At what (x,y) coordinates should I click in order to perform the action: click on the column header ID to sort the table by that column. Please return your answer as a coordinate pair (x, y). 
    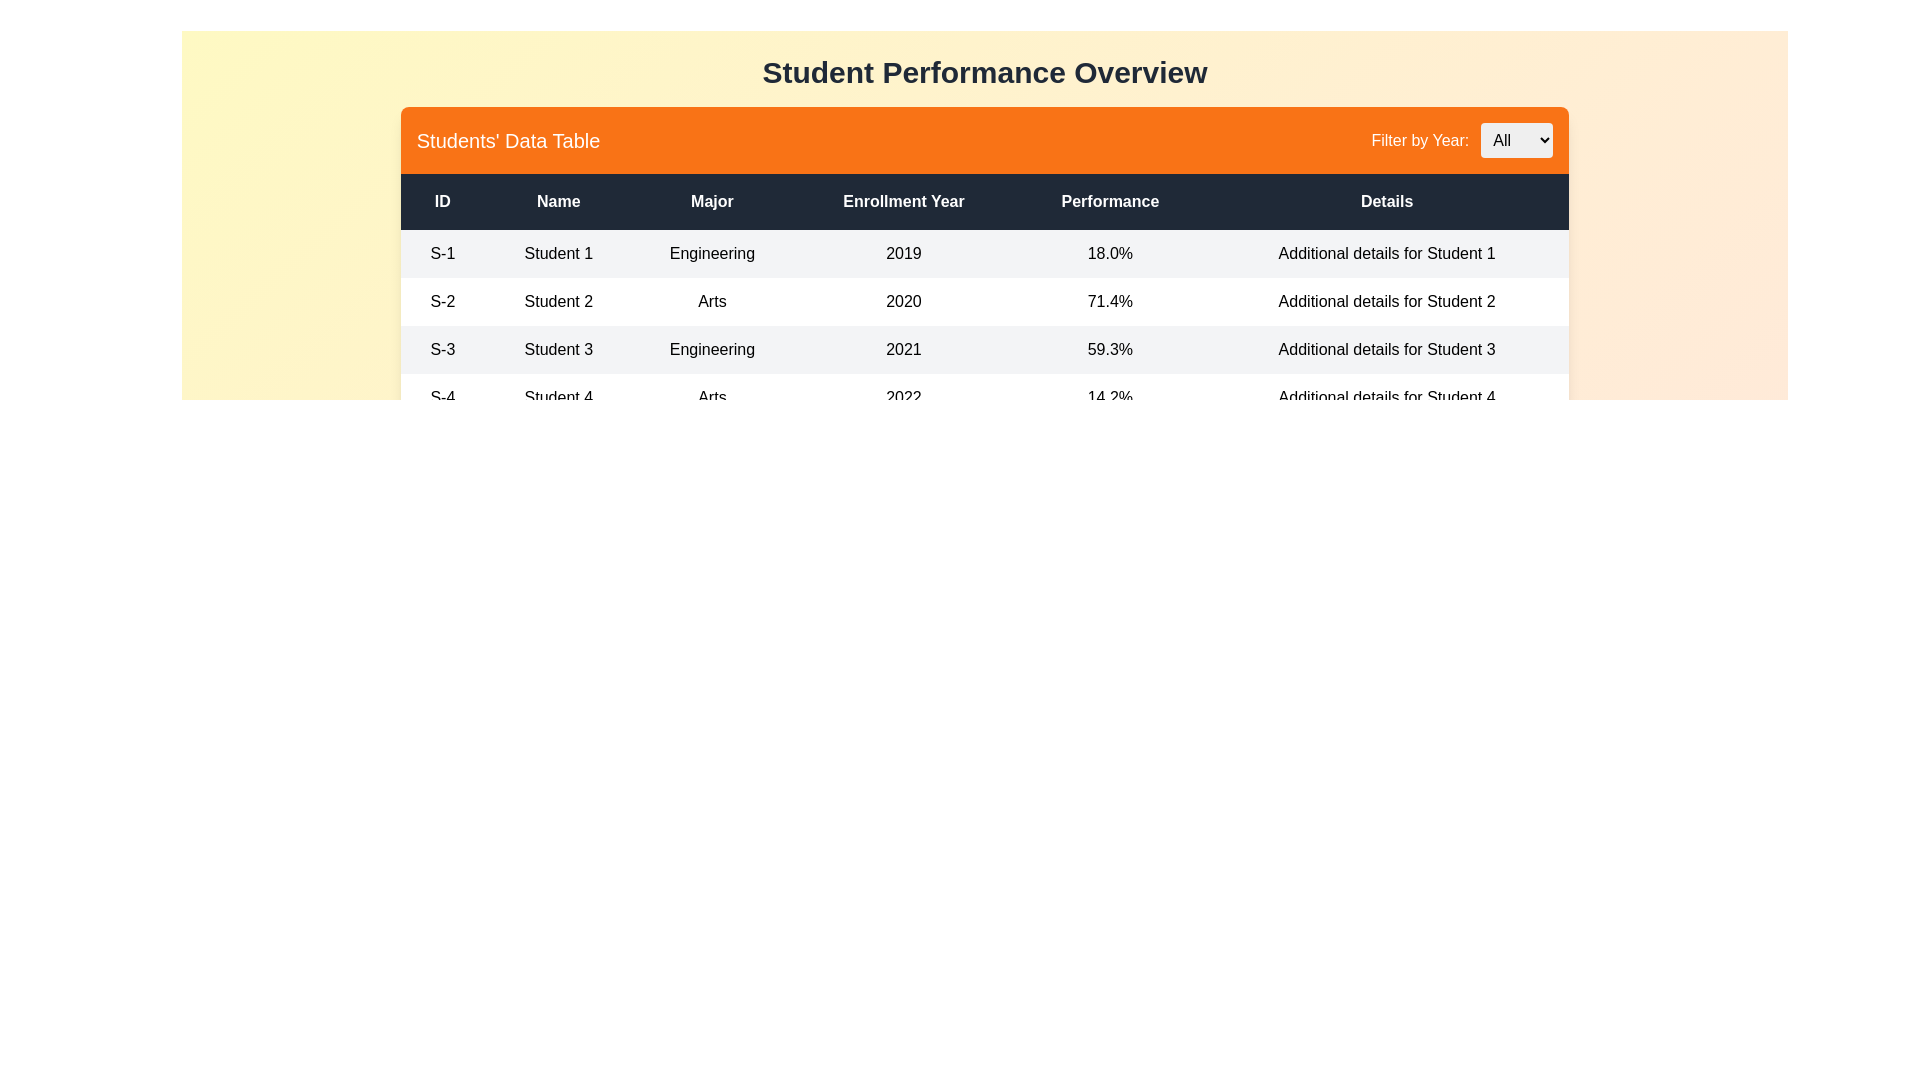
    Looking at the image, I should click on (441, 201).